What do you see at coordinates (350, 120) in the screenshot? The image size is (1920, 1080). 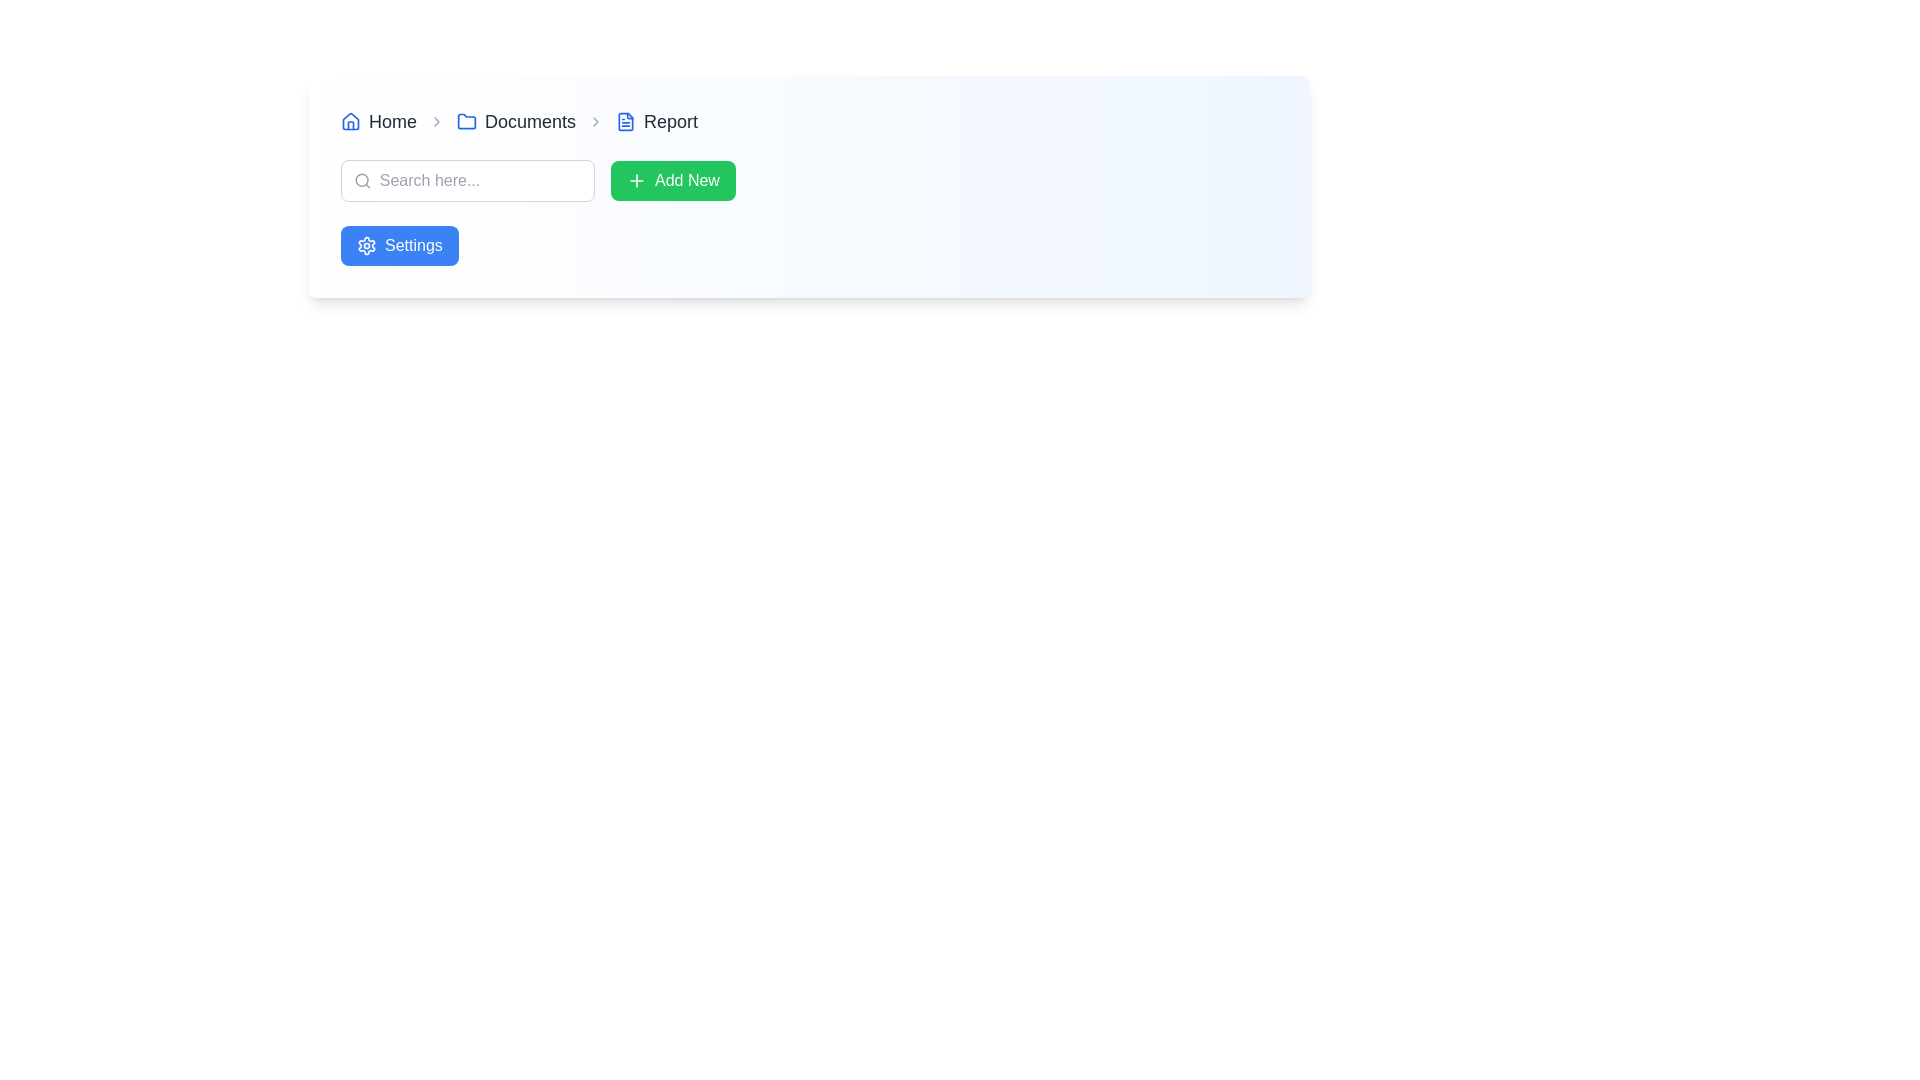 I see `the house icon in the breadcrumb navigation bar` at bounding box center [350, 120].